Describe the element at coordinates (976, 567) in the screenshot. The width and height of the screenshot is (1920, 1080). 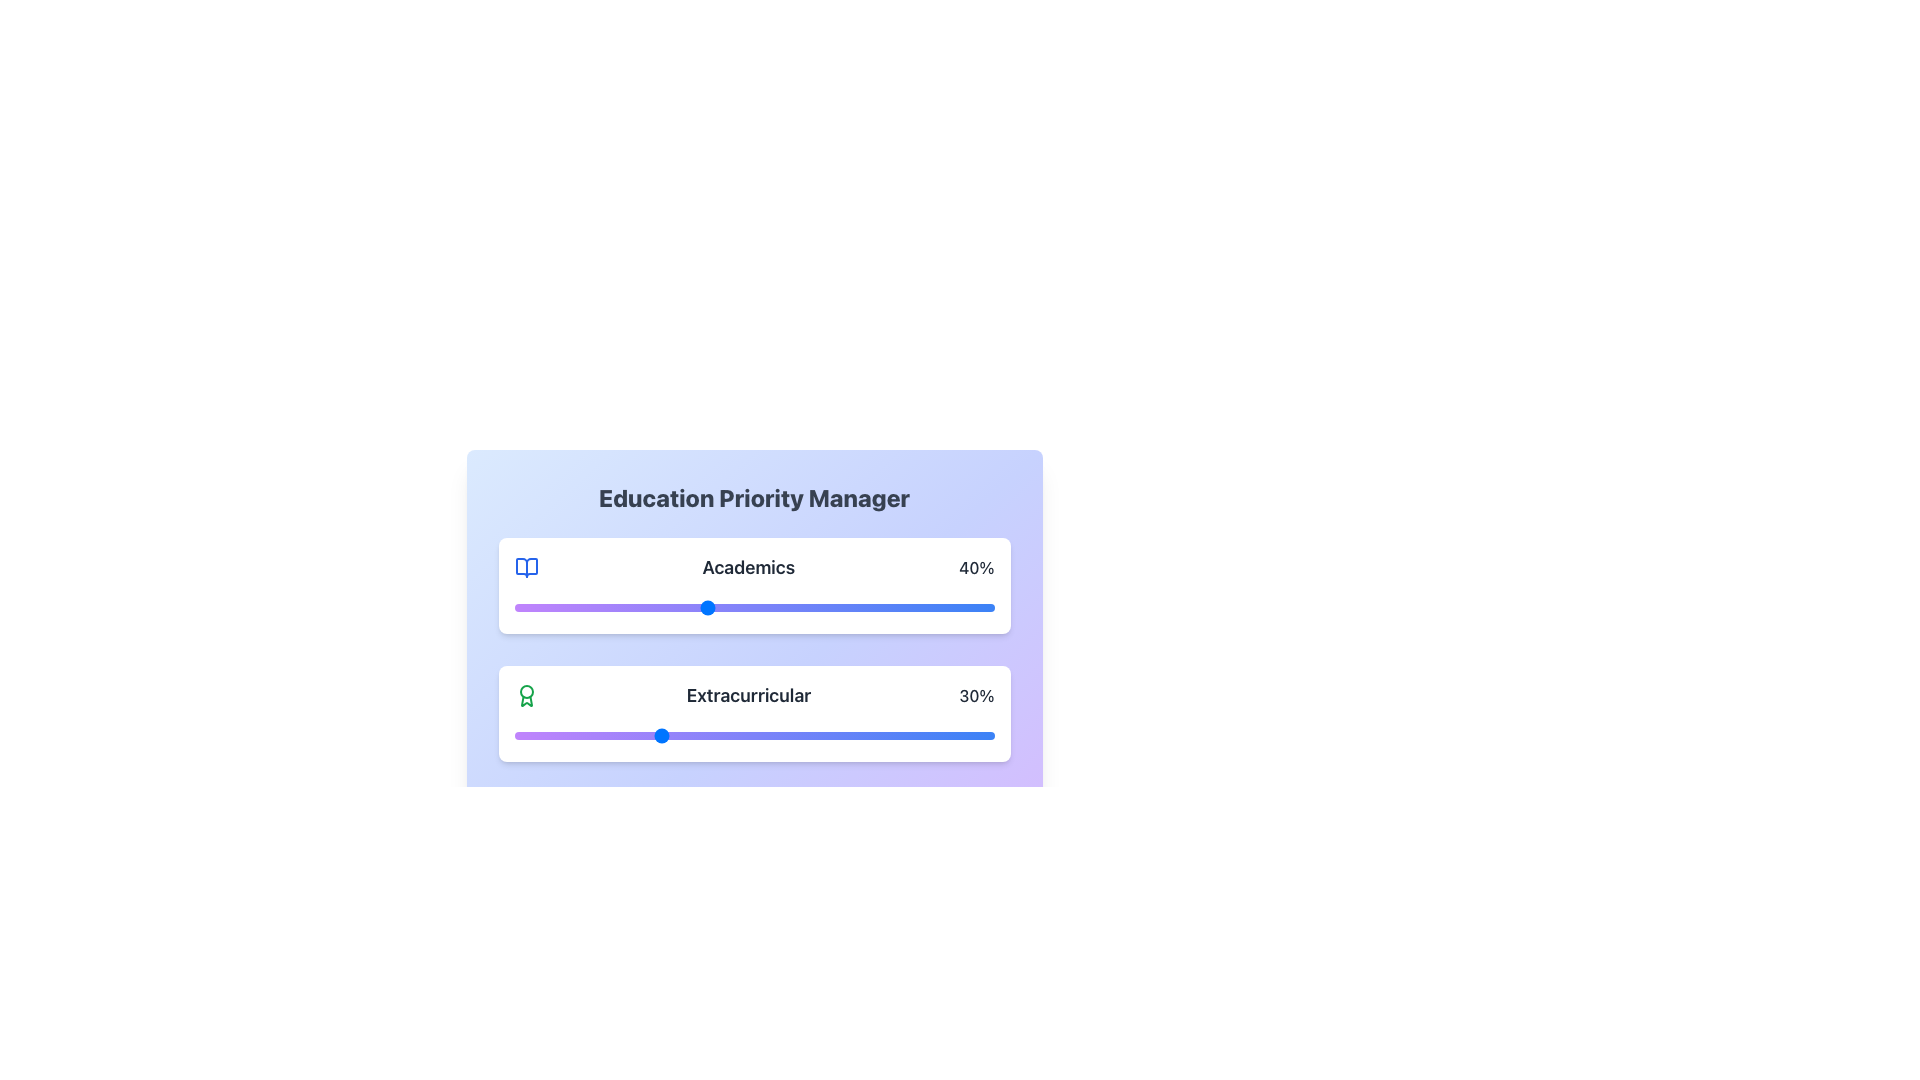
I see `value displayed in the text label showing '40%' within the 'Academics' section, positioned to the far right with a light blue background and purple progress bar` at that location.